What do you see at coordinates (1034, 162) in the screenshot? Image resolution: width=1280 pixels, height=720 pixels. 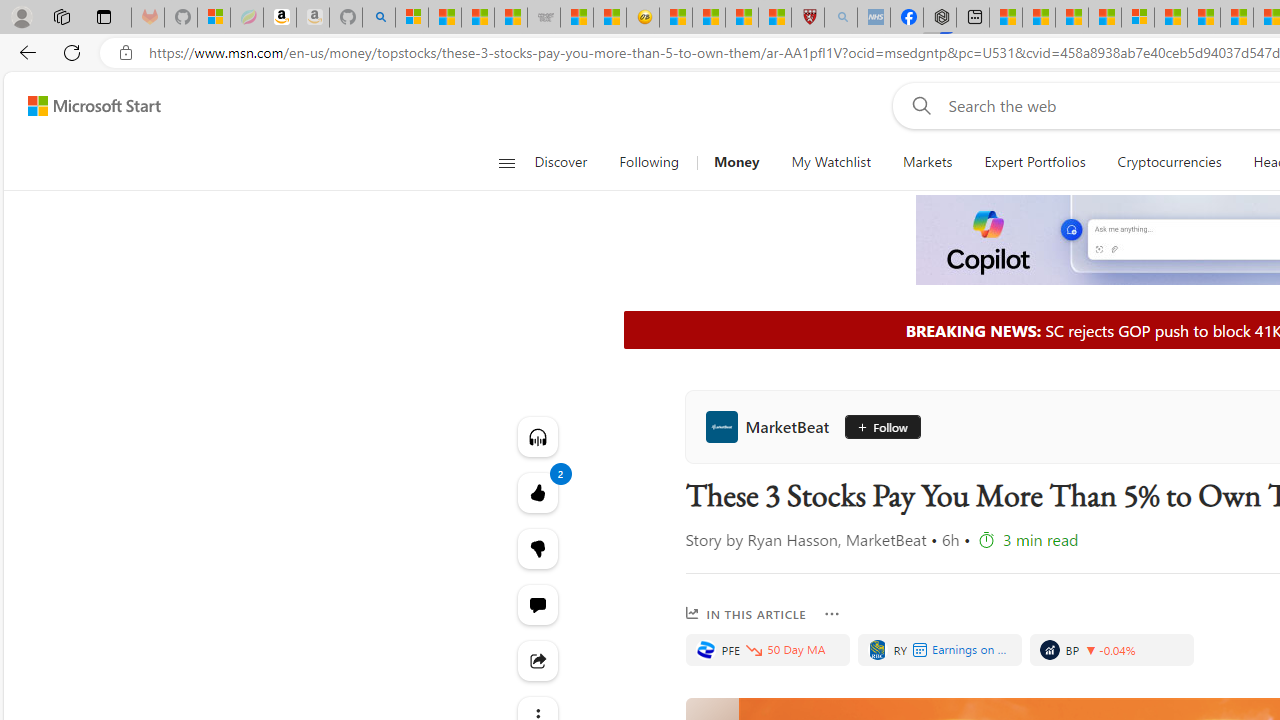 I see `'Expert Portfolios'` at bounding box center [1034, 162].